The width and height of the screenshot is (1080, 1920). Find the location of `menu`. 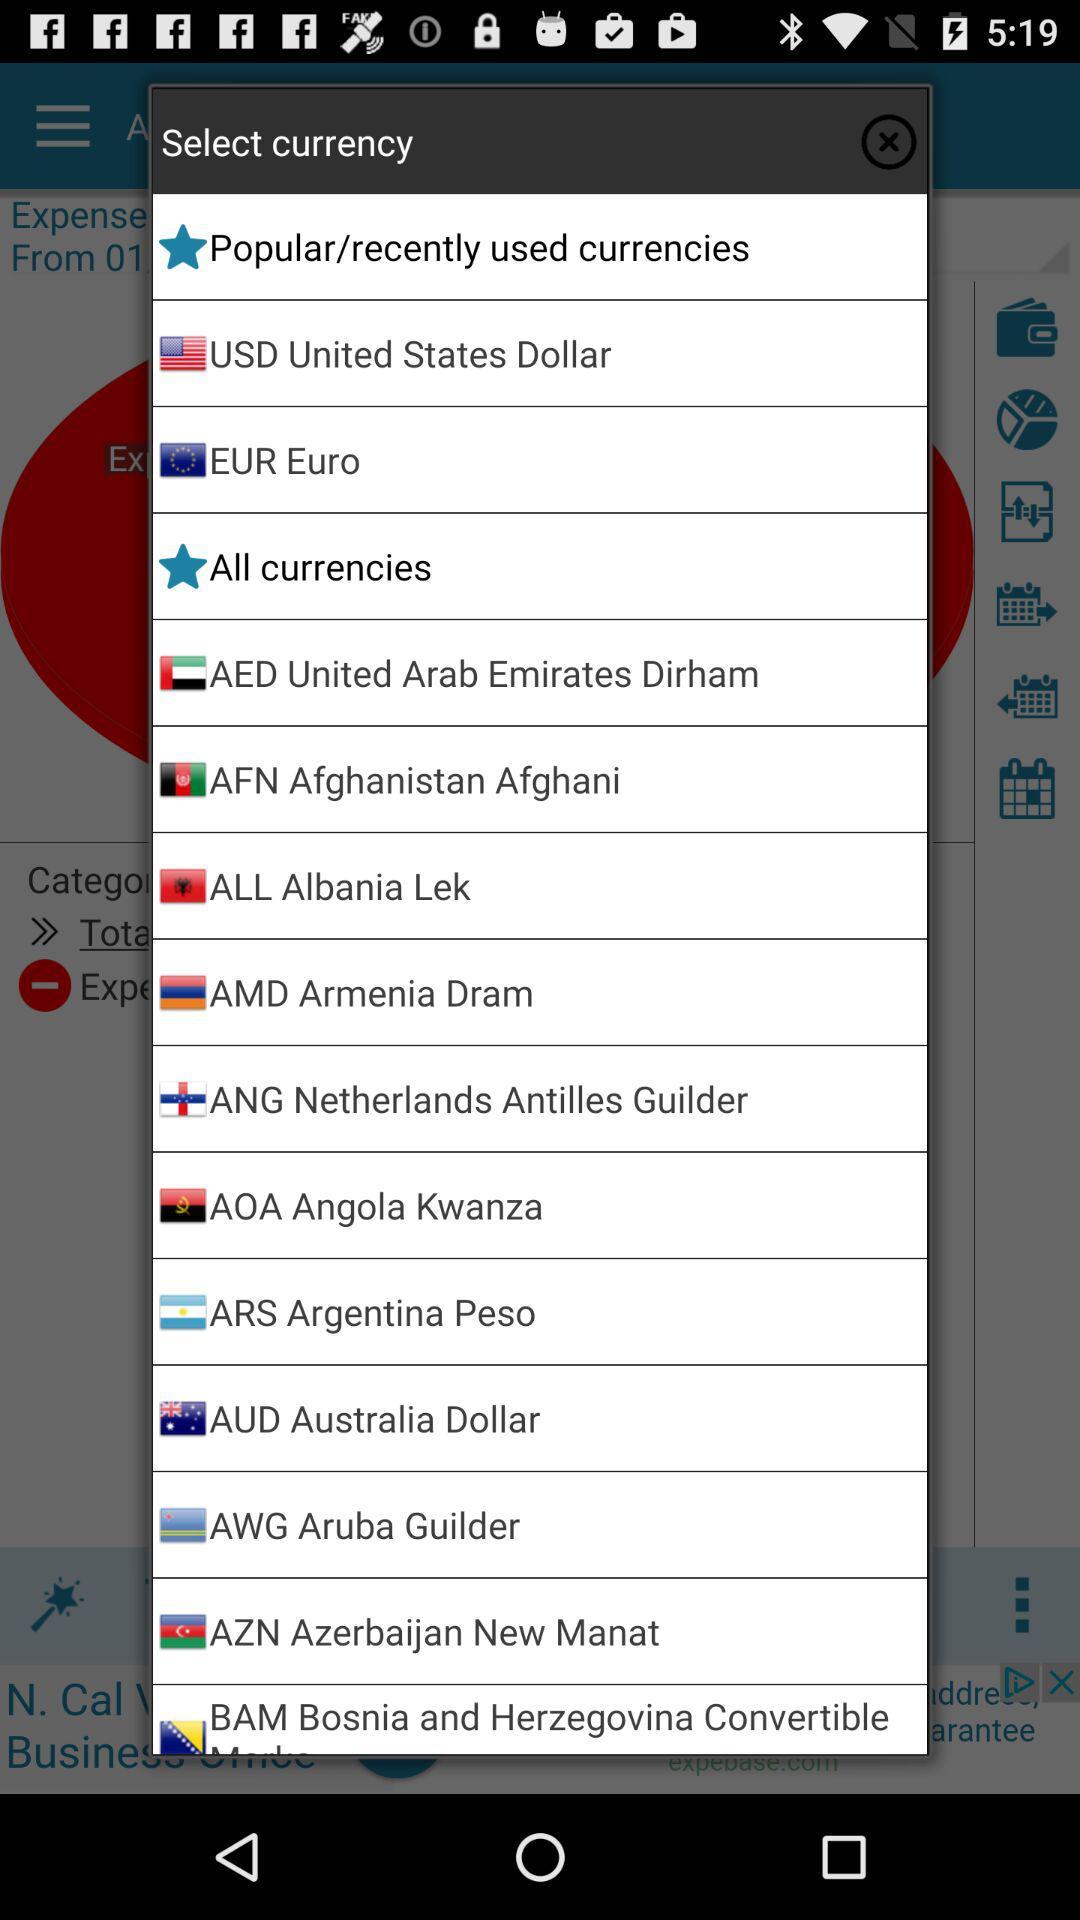

menu is located at coordinates (887, 140).